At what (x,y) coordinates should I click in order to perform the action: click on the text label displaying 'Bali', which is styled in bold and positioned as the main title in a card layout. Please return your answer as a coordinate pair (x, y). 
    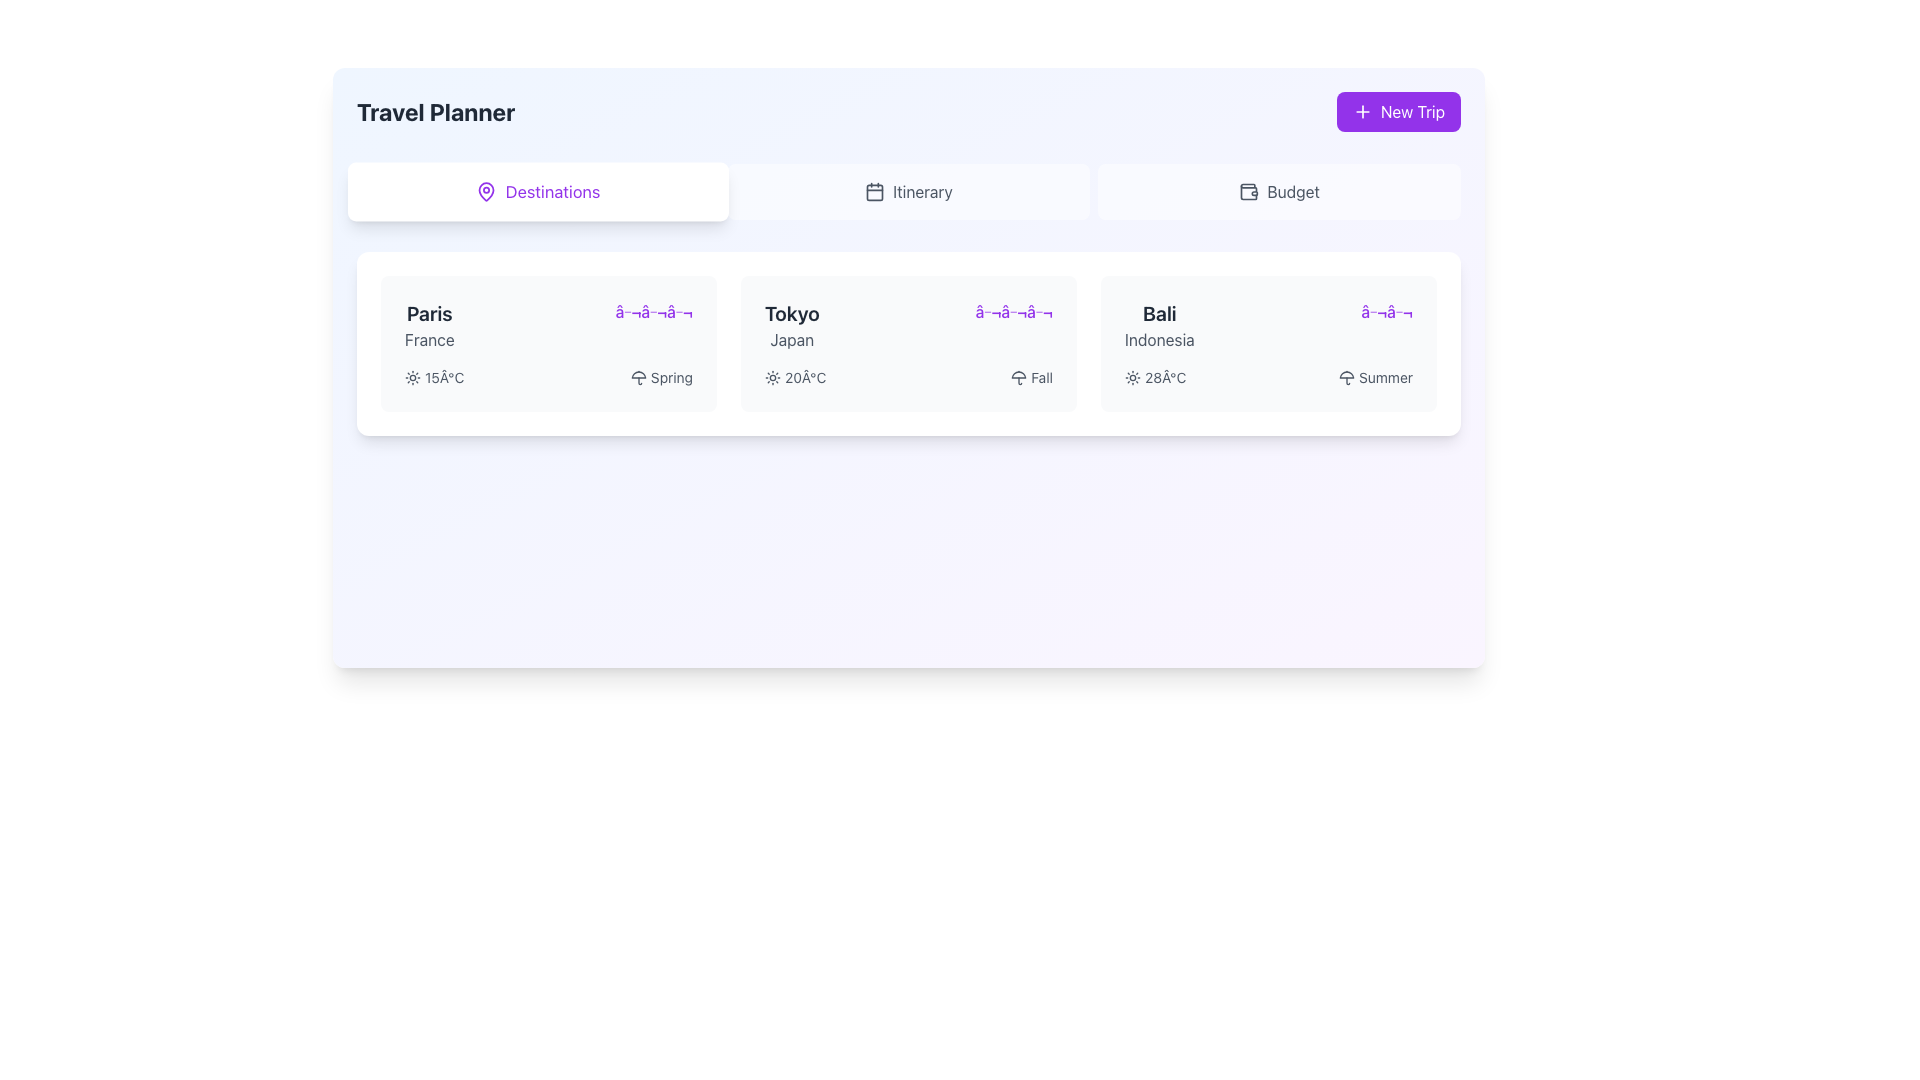
    Looking at the image, I should click on (1159, 313).